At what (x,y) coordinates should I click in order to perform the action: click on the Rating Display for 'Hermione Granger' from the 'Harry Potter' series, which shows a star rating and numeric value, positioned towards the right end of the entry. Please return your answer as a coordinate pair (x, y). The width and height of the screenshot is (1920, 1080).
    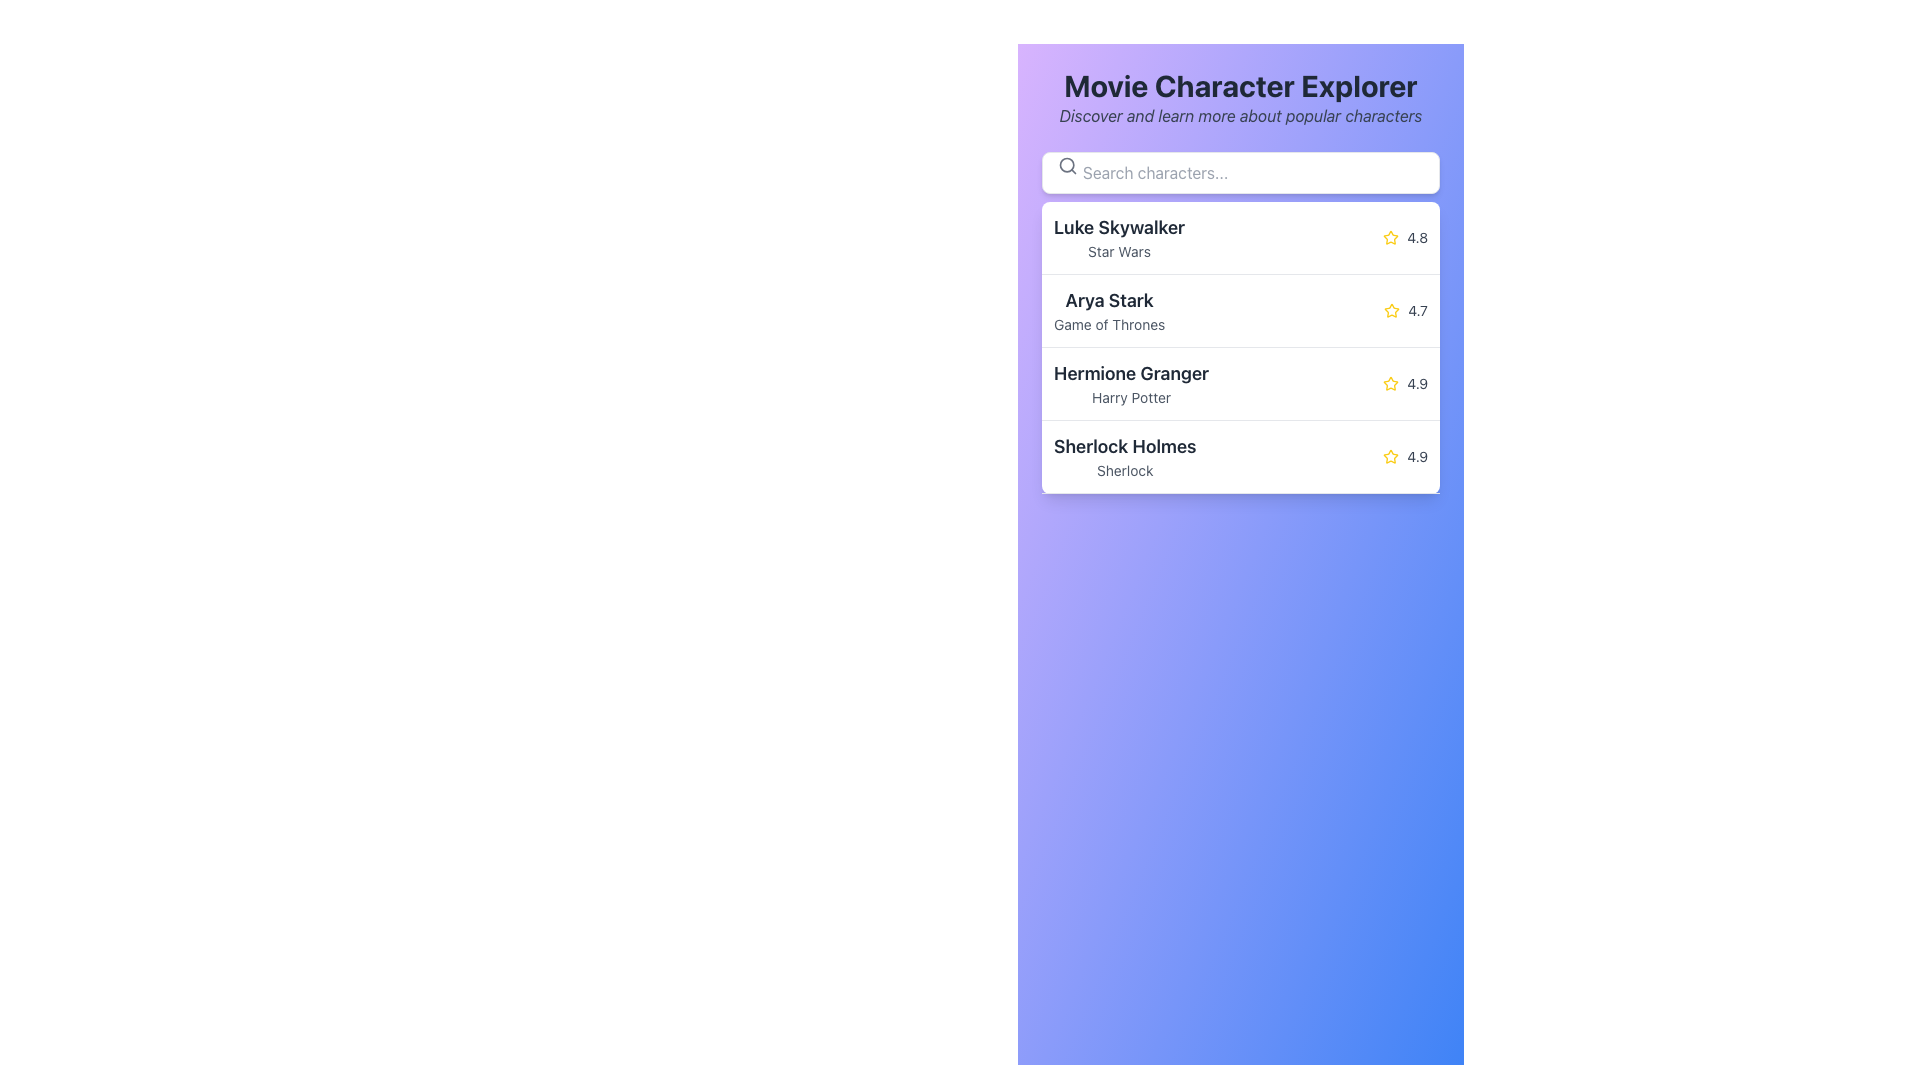
    Looking at the image, I should click on (1404, 384).